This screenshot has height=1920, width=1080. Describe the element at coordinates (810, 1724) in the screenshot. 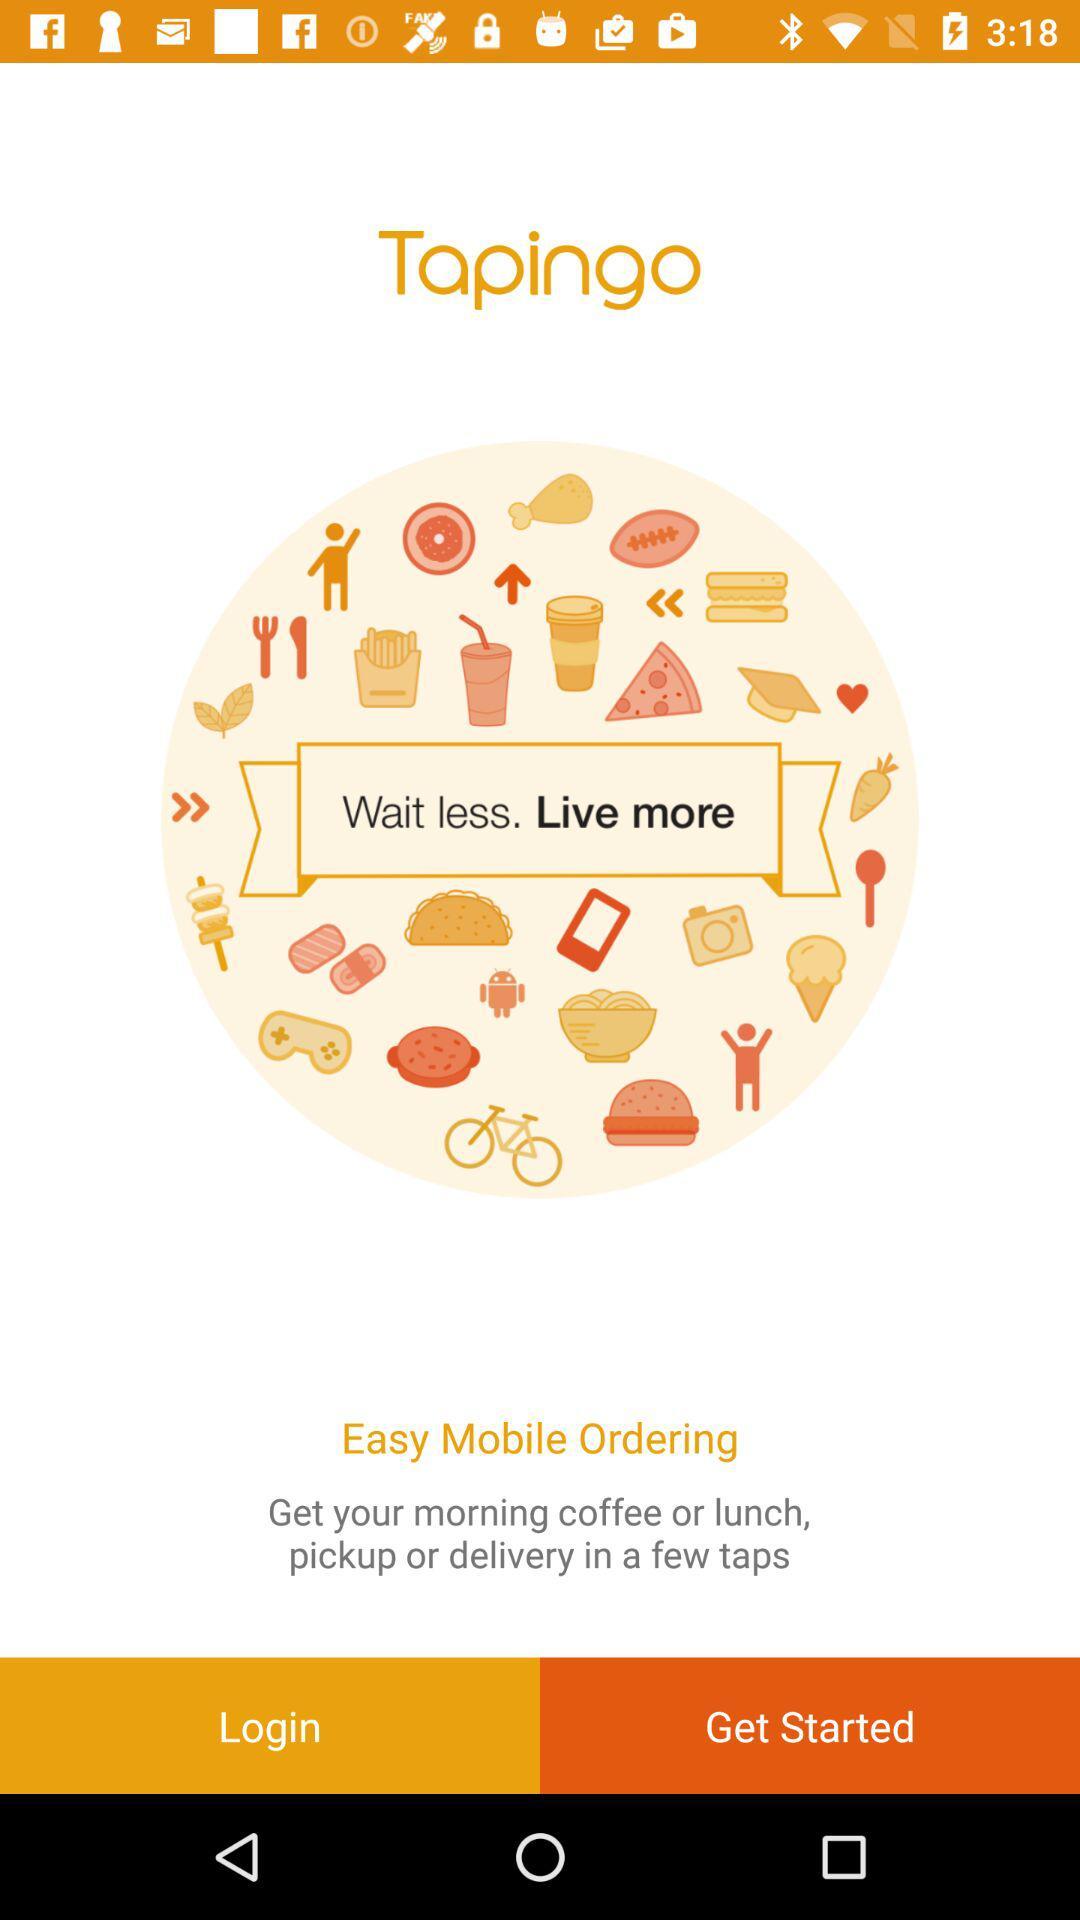

I see `the get started item` at that location.